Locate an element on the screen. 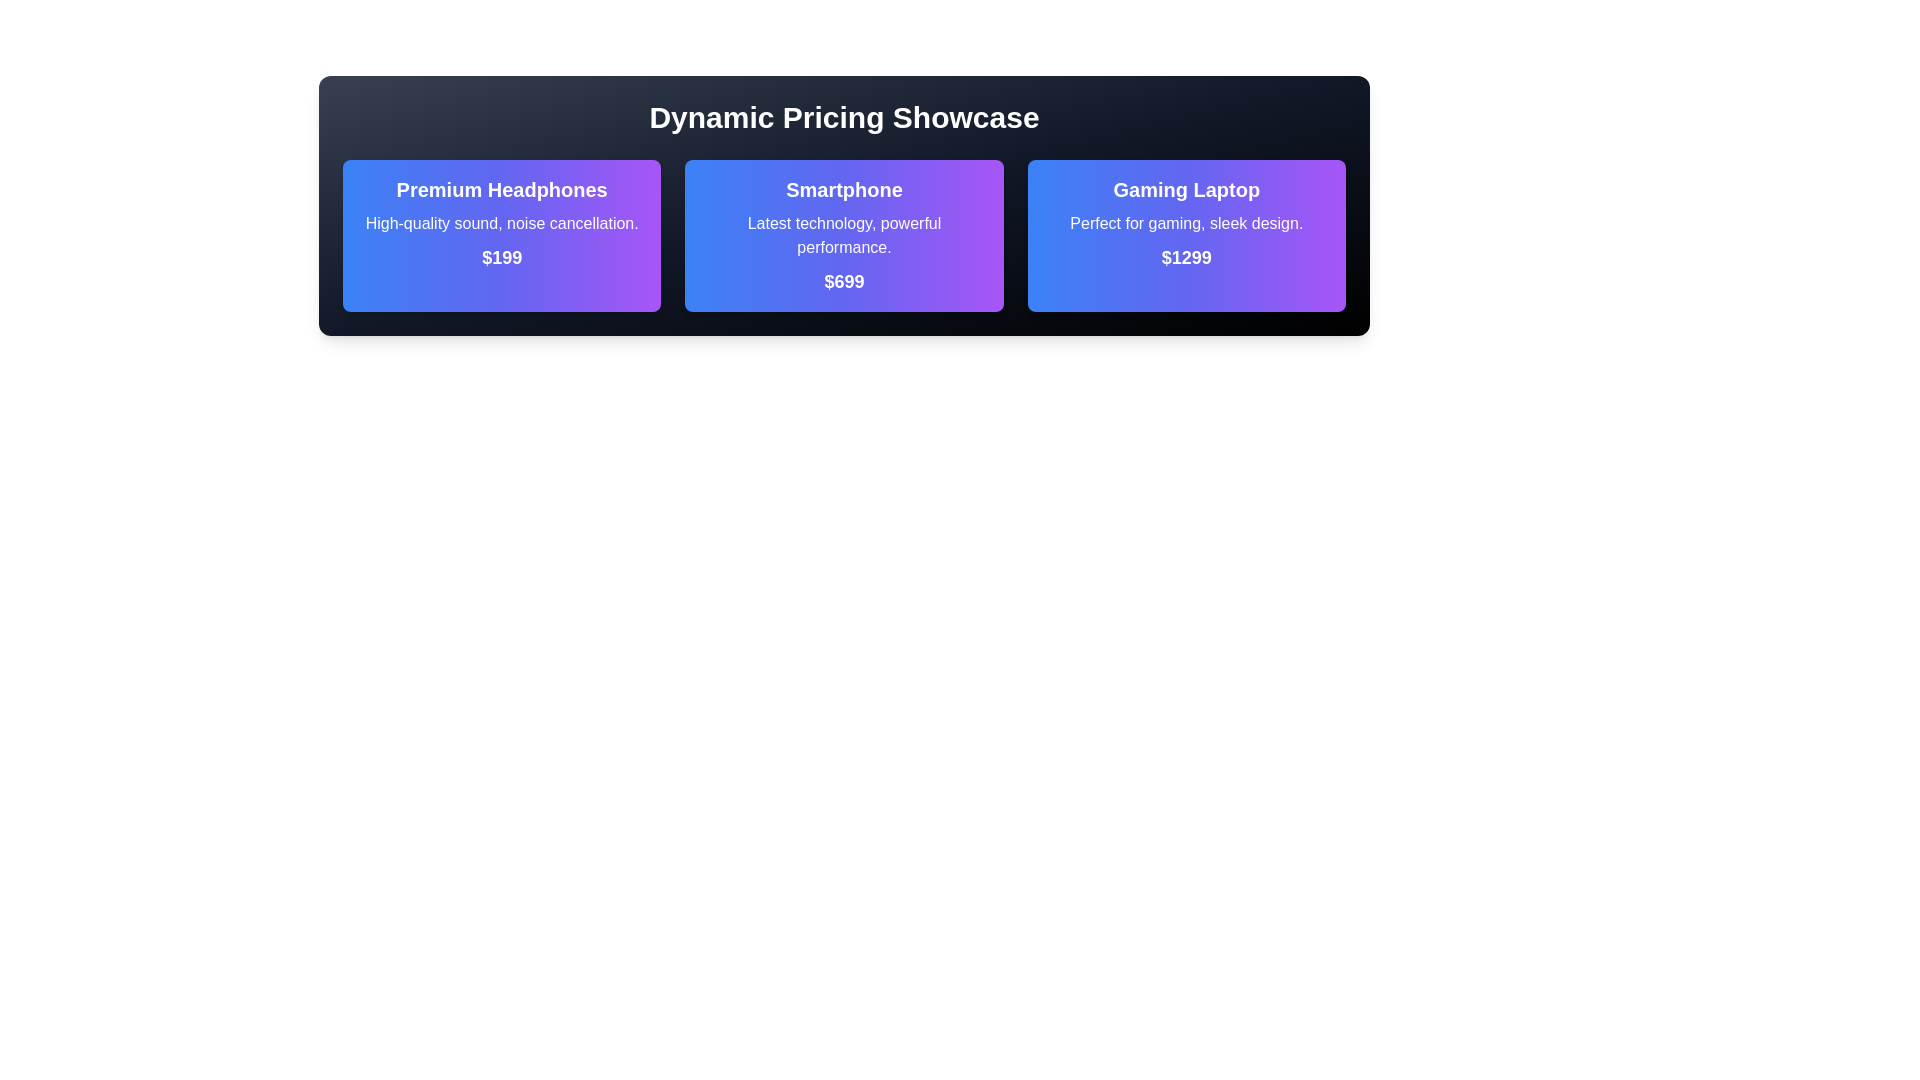  the text label that serves as the title for the product 'Premium Headphones', which is positioned above the description and price in the product card is located at coordinates (502, 189).